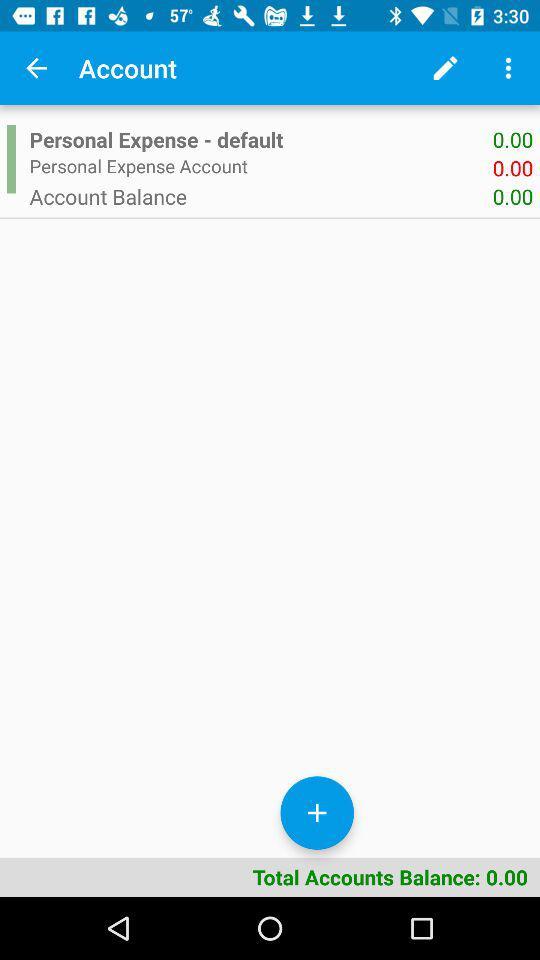 The height and width of the screenshot is (960, 540). I want to click on no tagging, so click(36, 68).